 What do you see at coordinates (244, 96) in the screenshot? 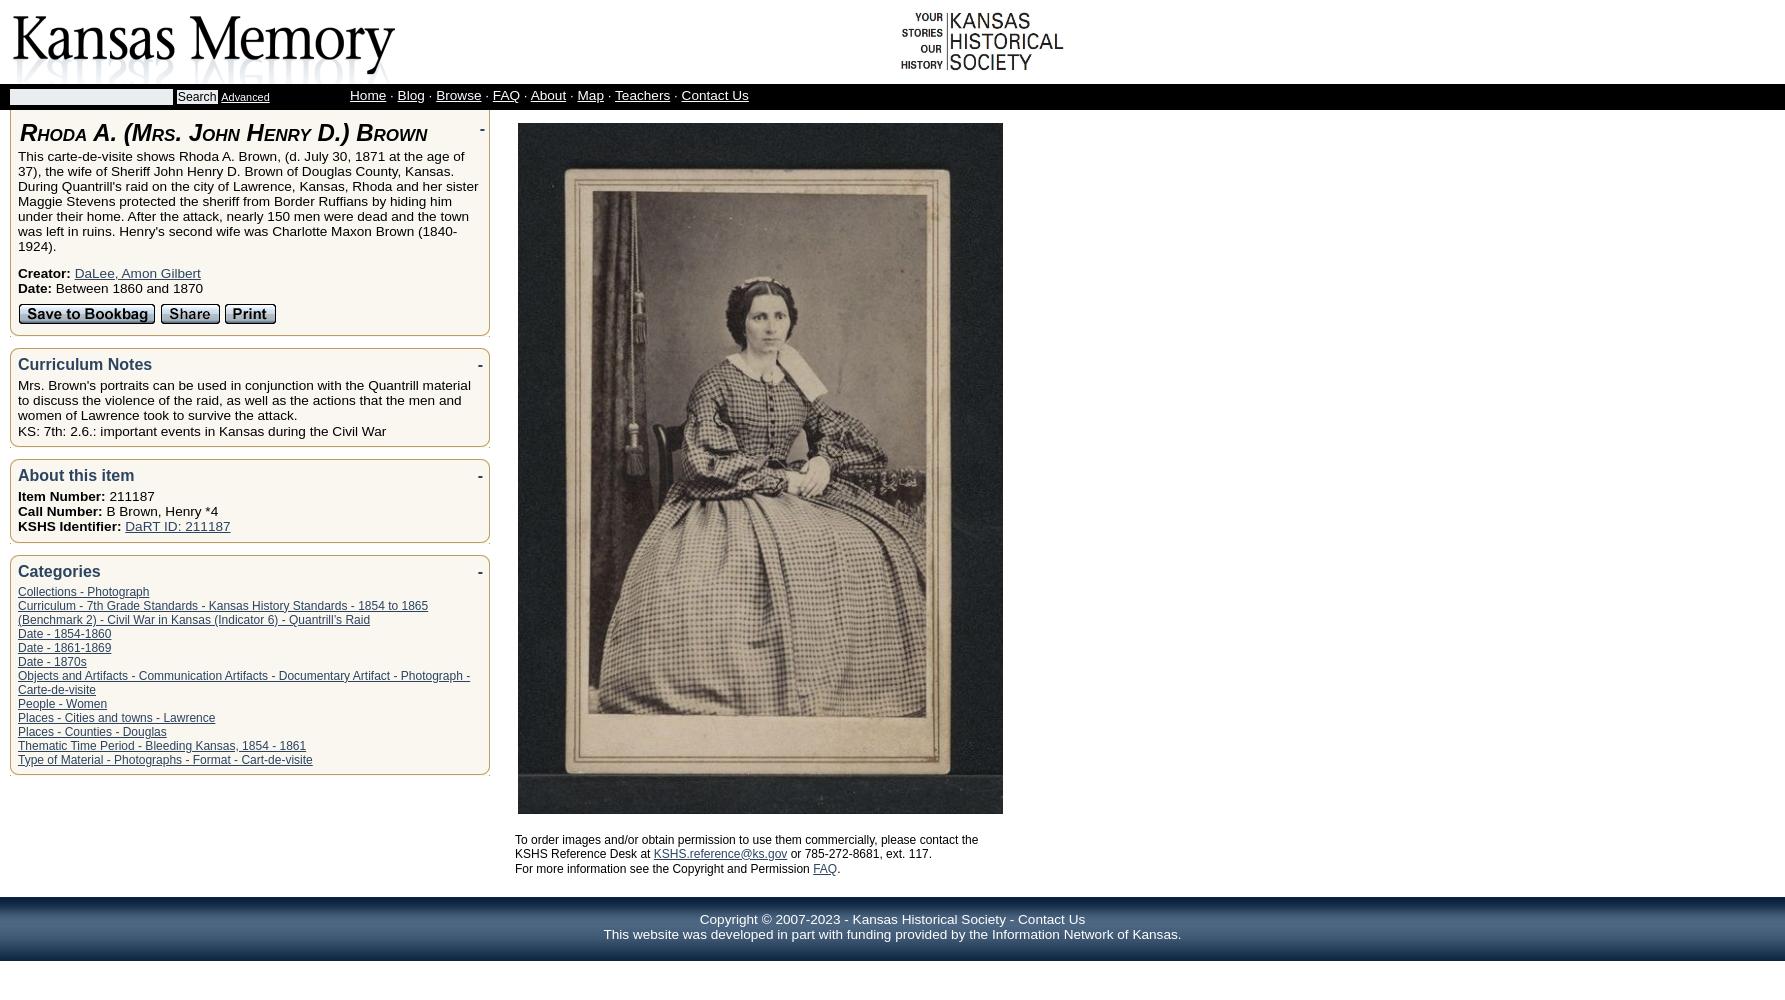
I see `'Advanced'` at bounding box center [244, 96].